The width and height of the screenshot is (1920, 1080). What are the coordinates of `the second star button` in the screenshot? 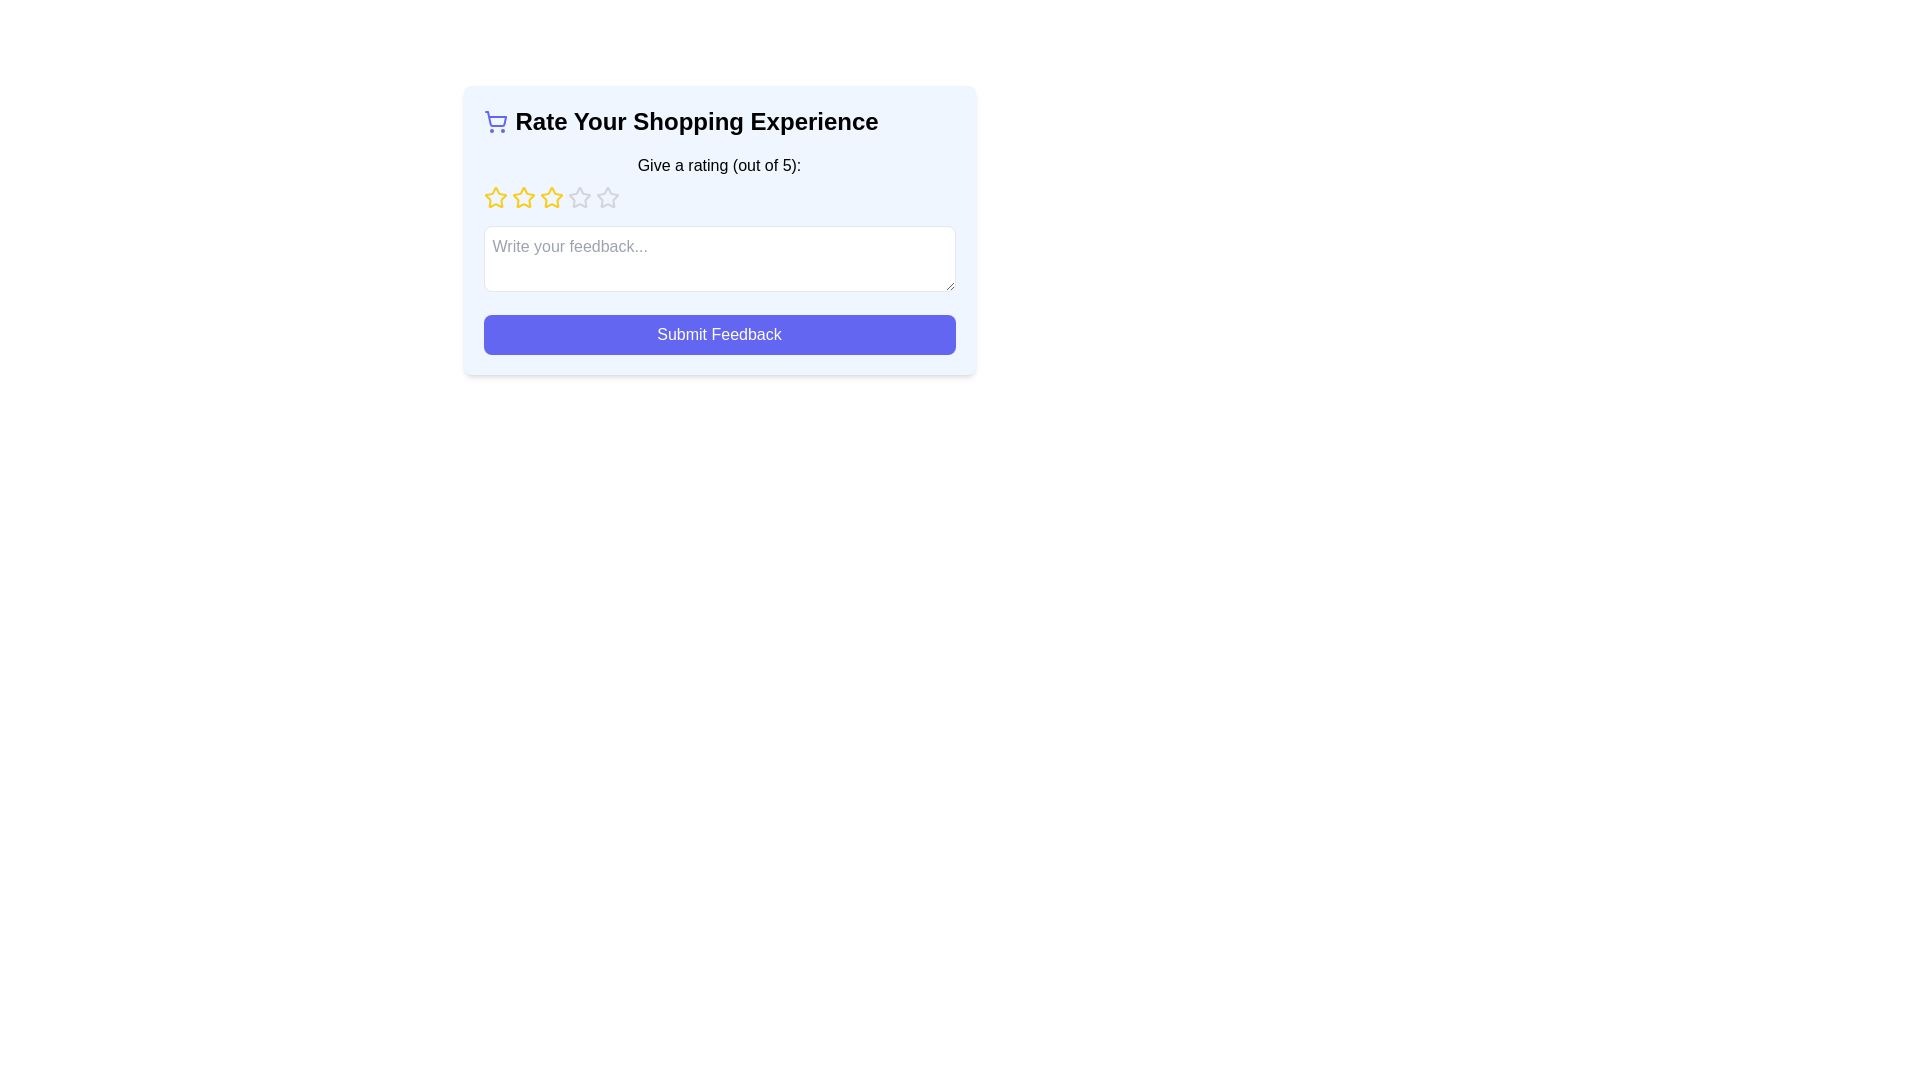 It's located at (523, 197).